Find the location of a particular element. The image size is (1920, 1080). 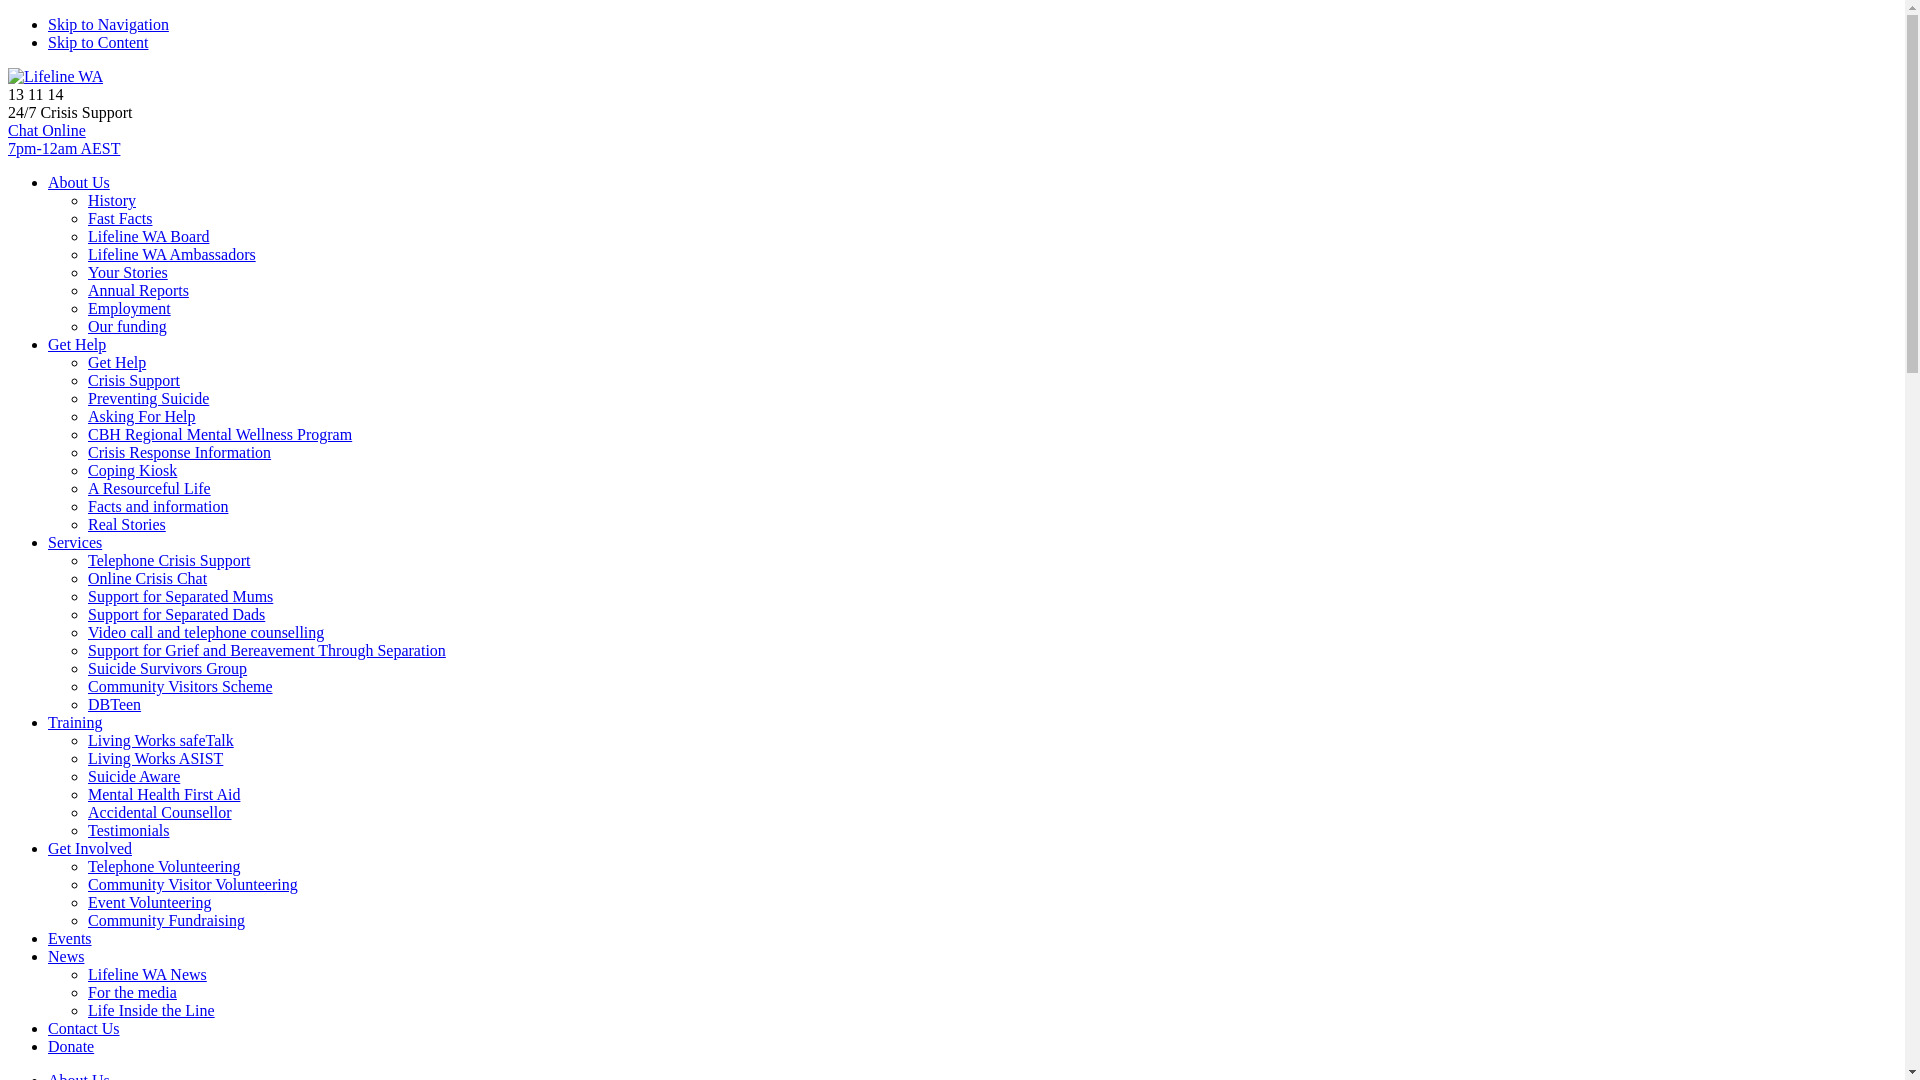

'Get Help' is located at coordinates (115, 362).